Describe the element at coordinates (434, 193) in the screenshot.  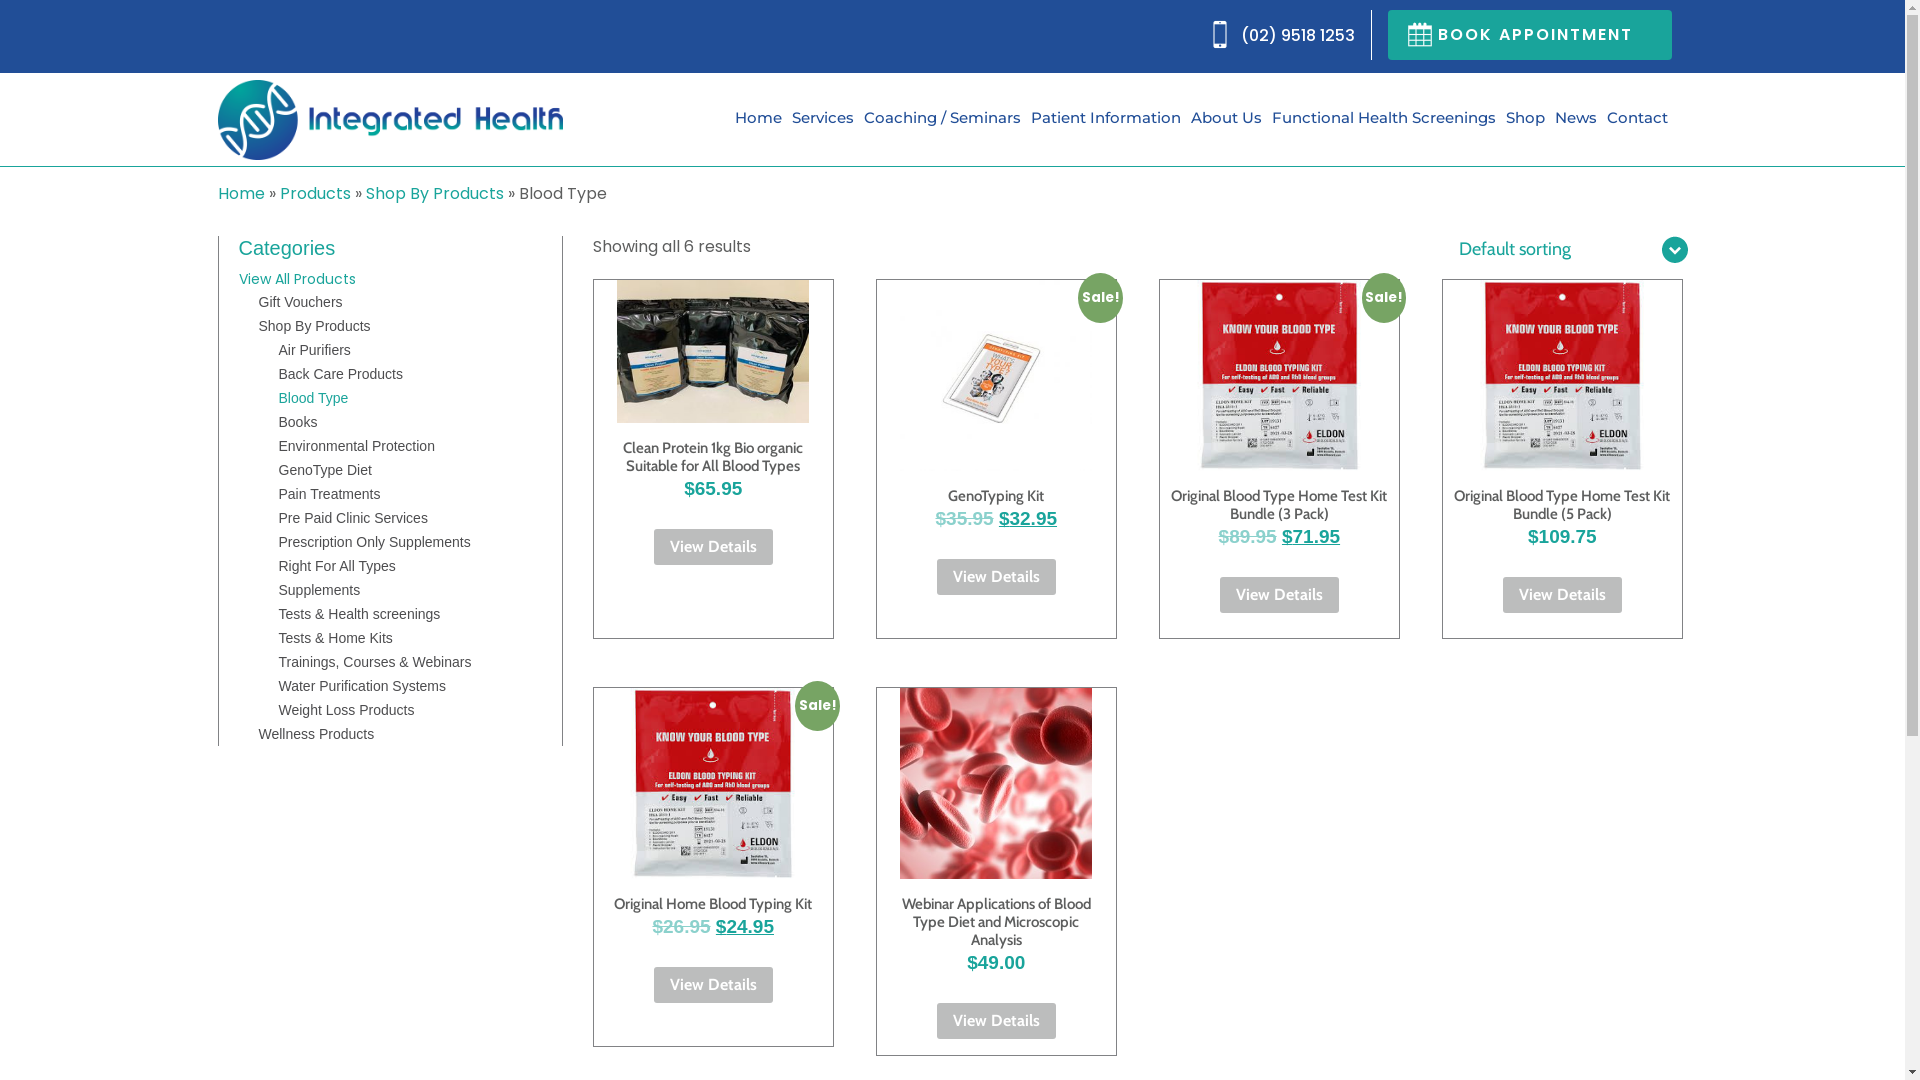
I see `'Shop By Products'` at that location.